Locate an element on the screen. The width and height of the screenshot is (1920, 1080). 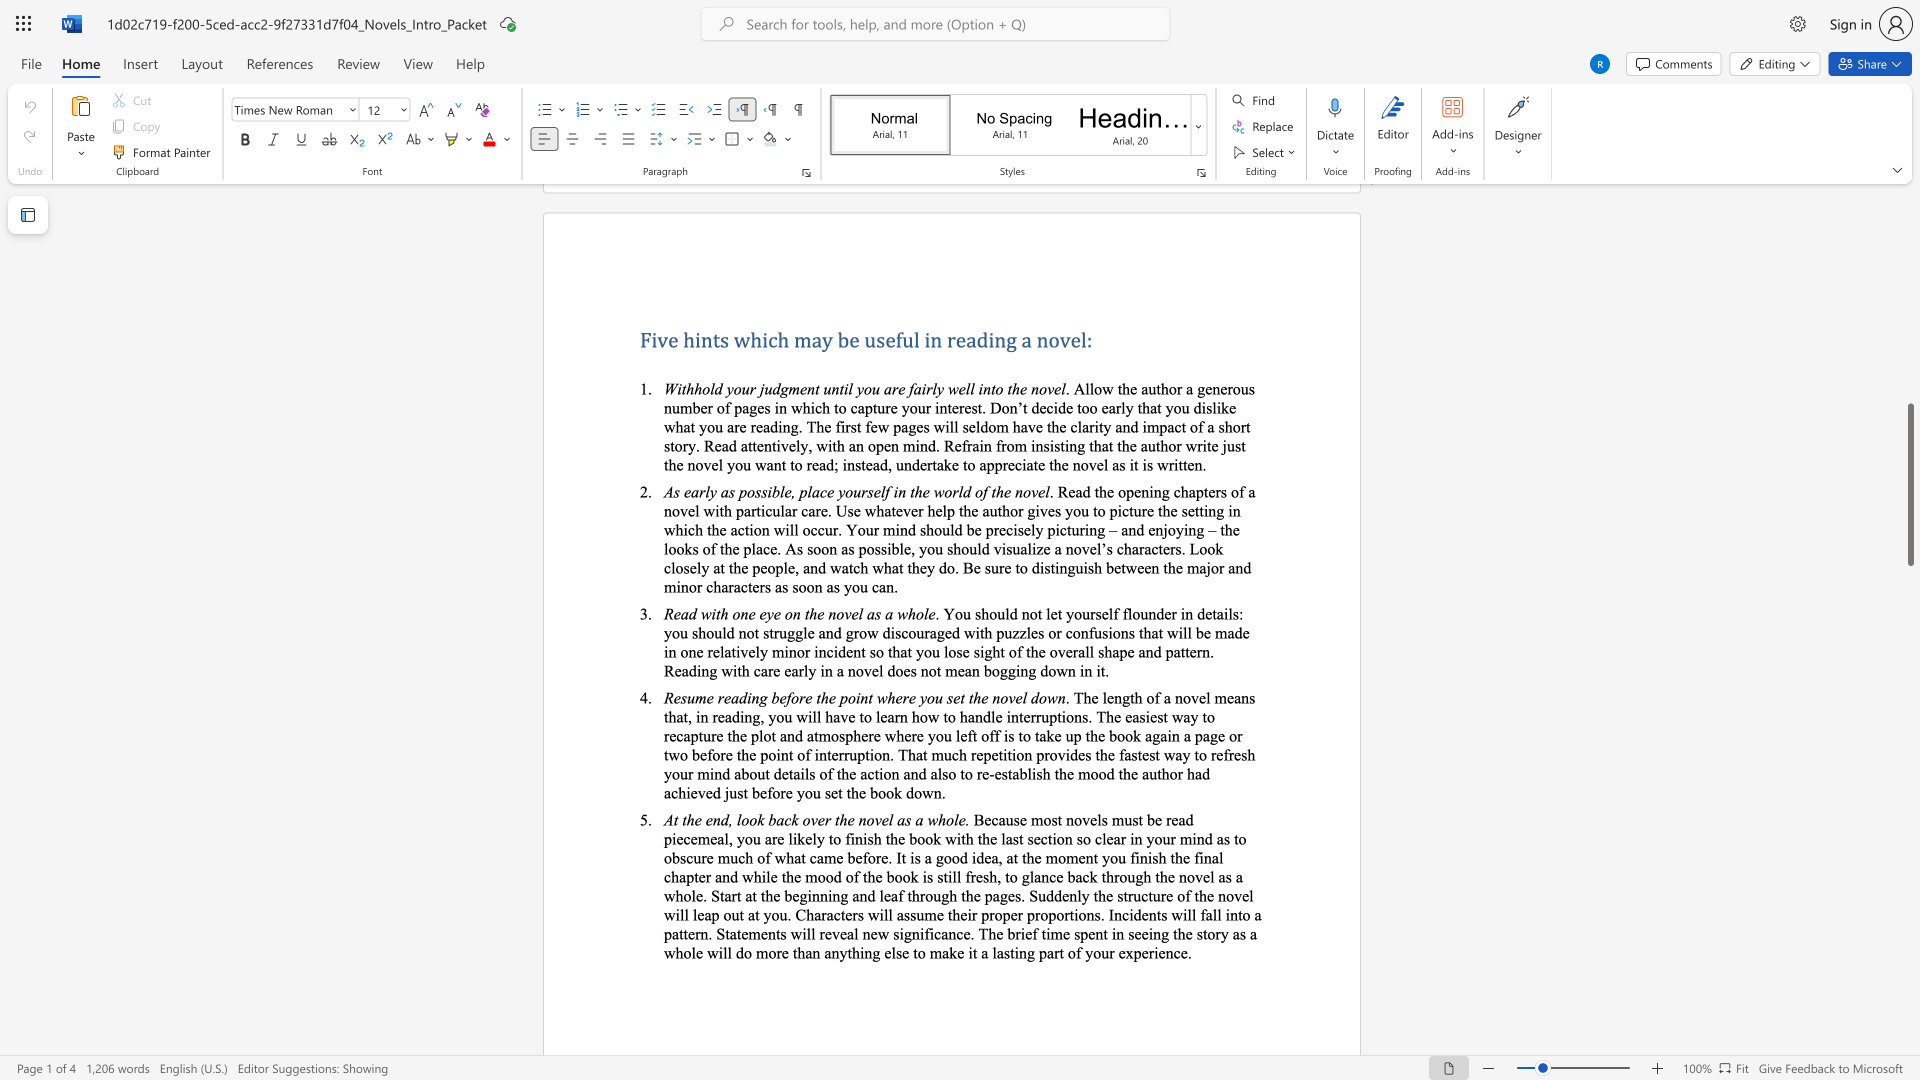
the right-hand scrollbar to ascend the page is located at coordinates (1909, 550).